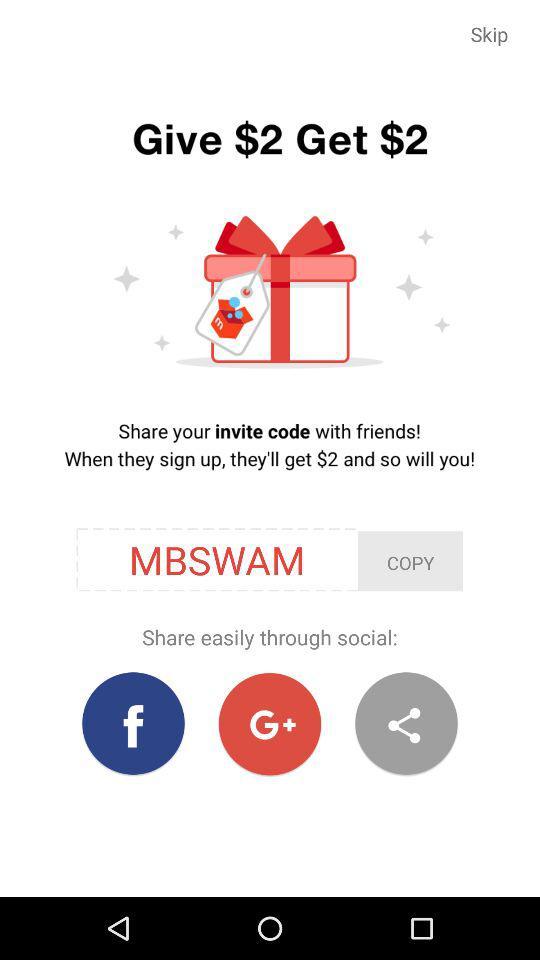 Image resolution: width=540 pixels, height=960 pixels. Describe the element at coordinates (133, 723) in the screenshot. I see `share through facebook` at that location.